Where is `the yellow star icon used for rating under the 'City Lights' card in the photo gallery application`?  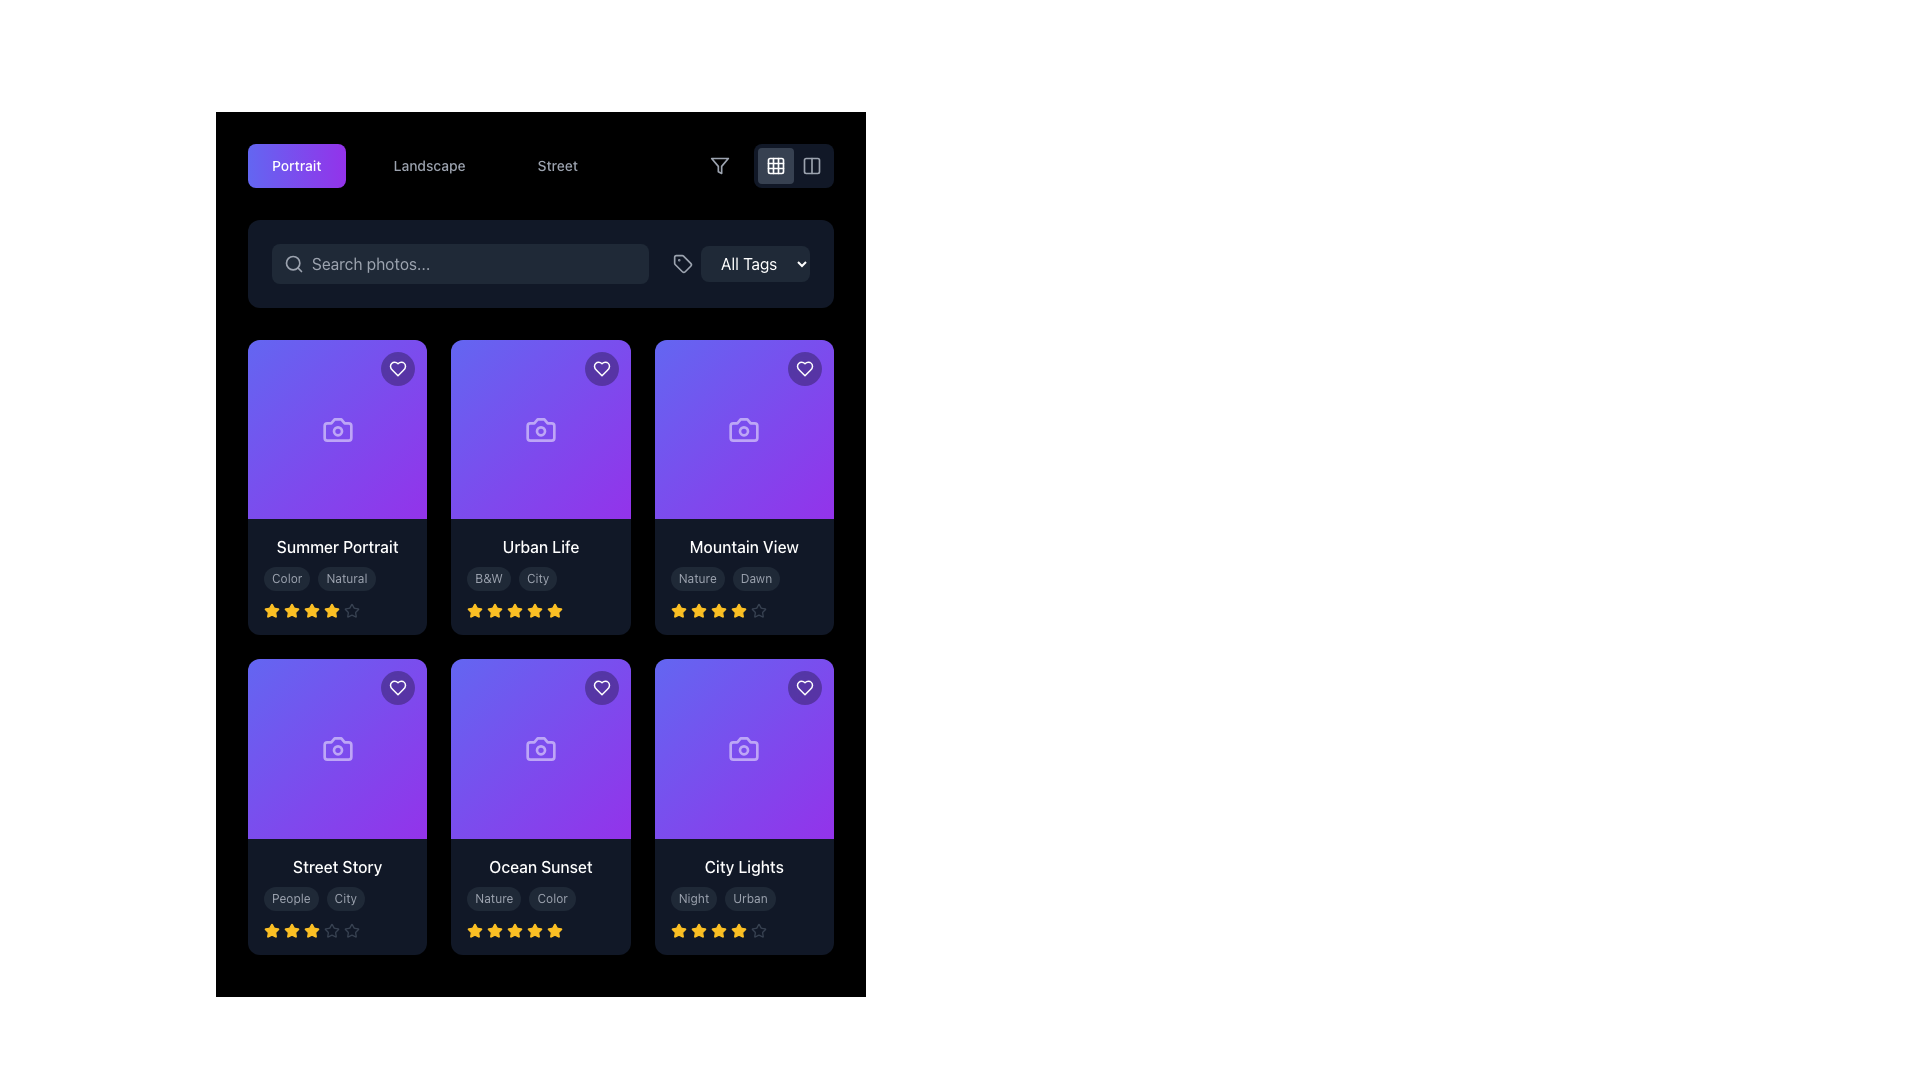 the yellow star icon used for rating under the 'City Lights' card in the photo gallery application is located at coordinates (678, 930).